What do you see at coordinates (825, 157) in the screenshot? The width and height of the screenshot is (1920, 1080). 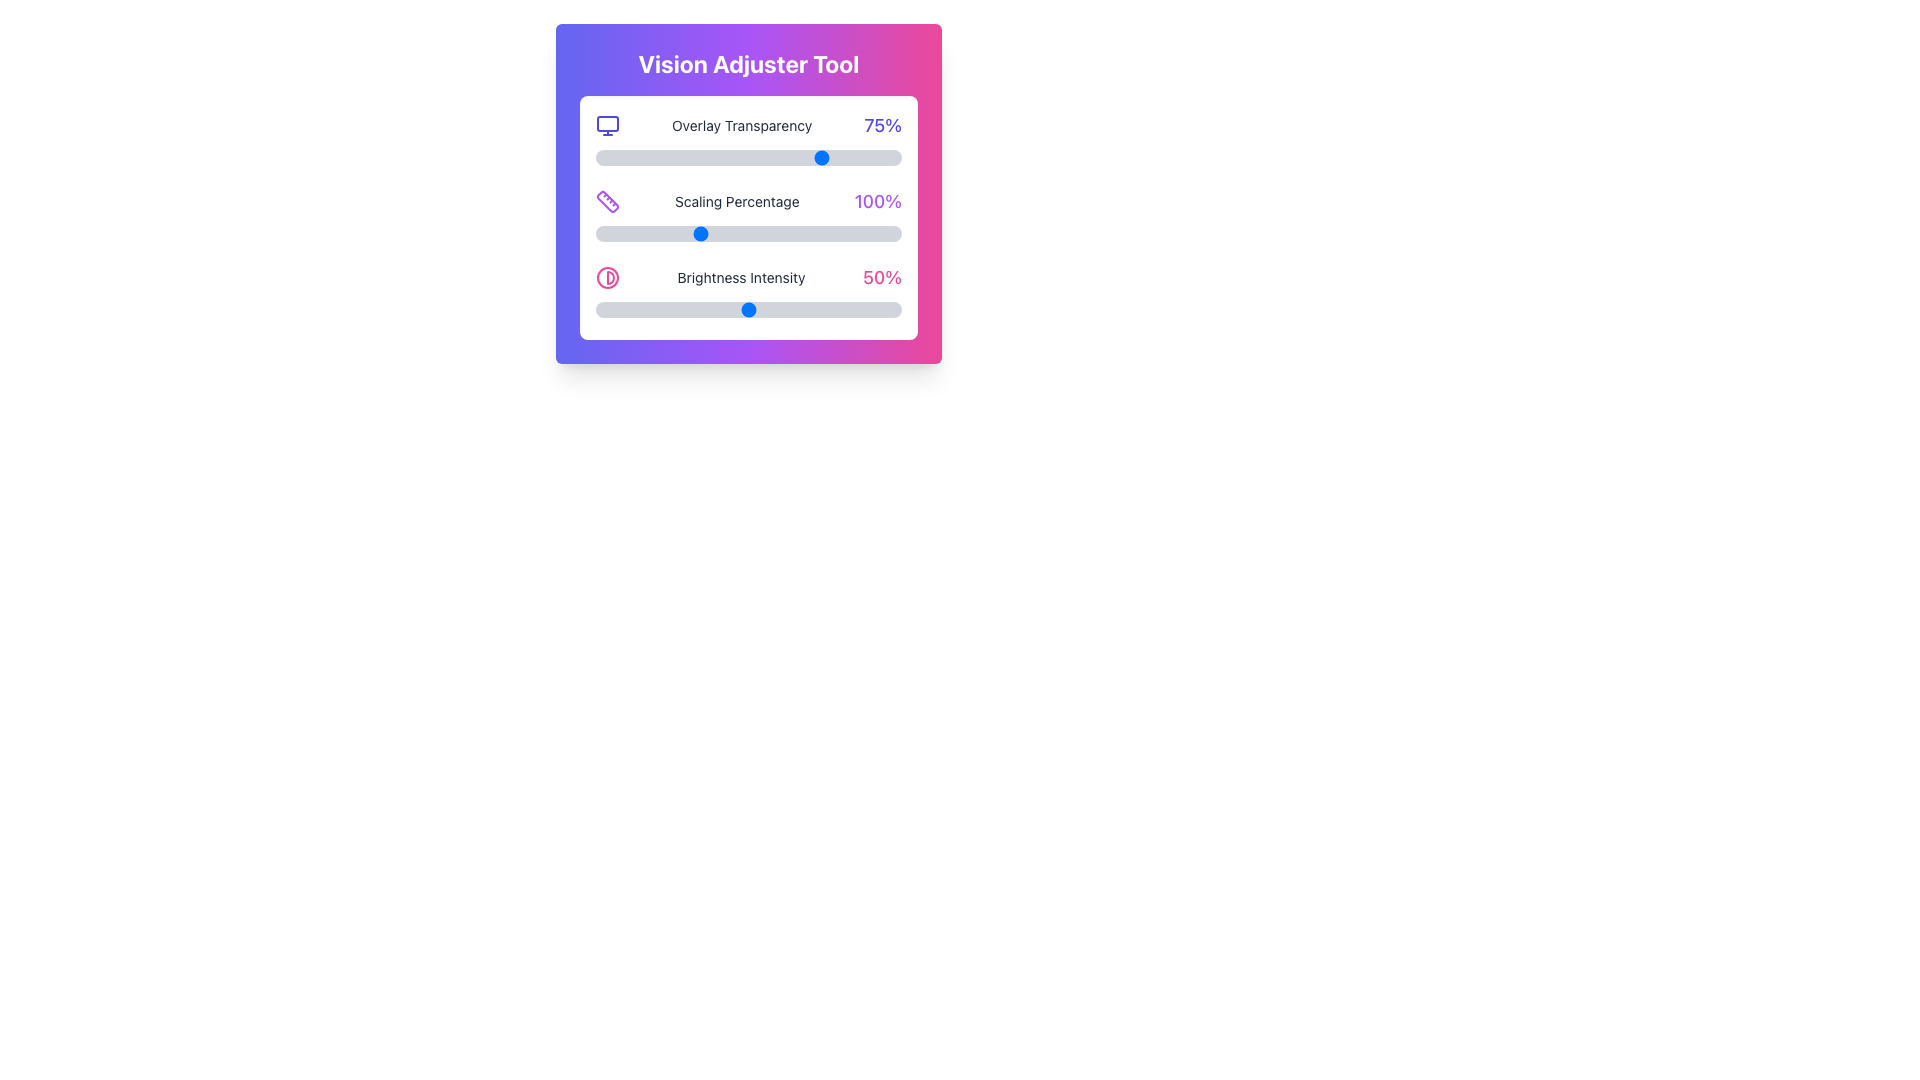 I see `the Overlay Transparency slider` at bounding box center [825, 157].